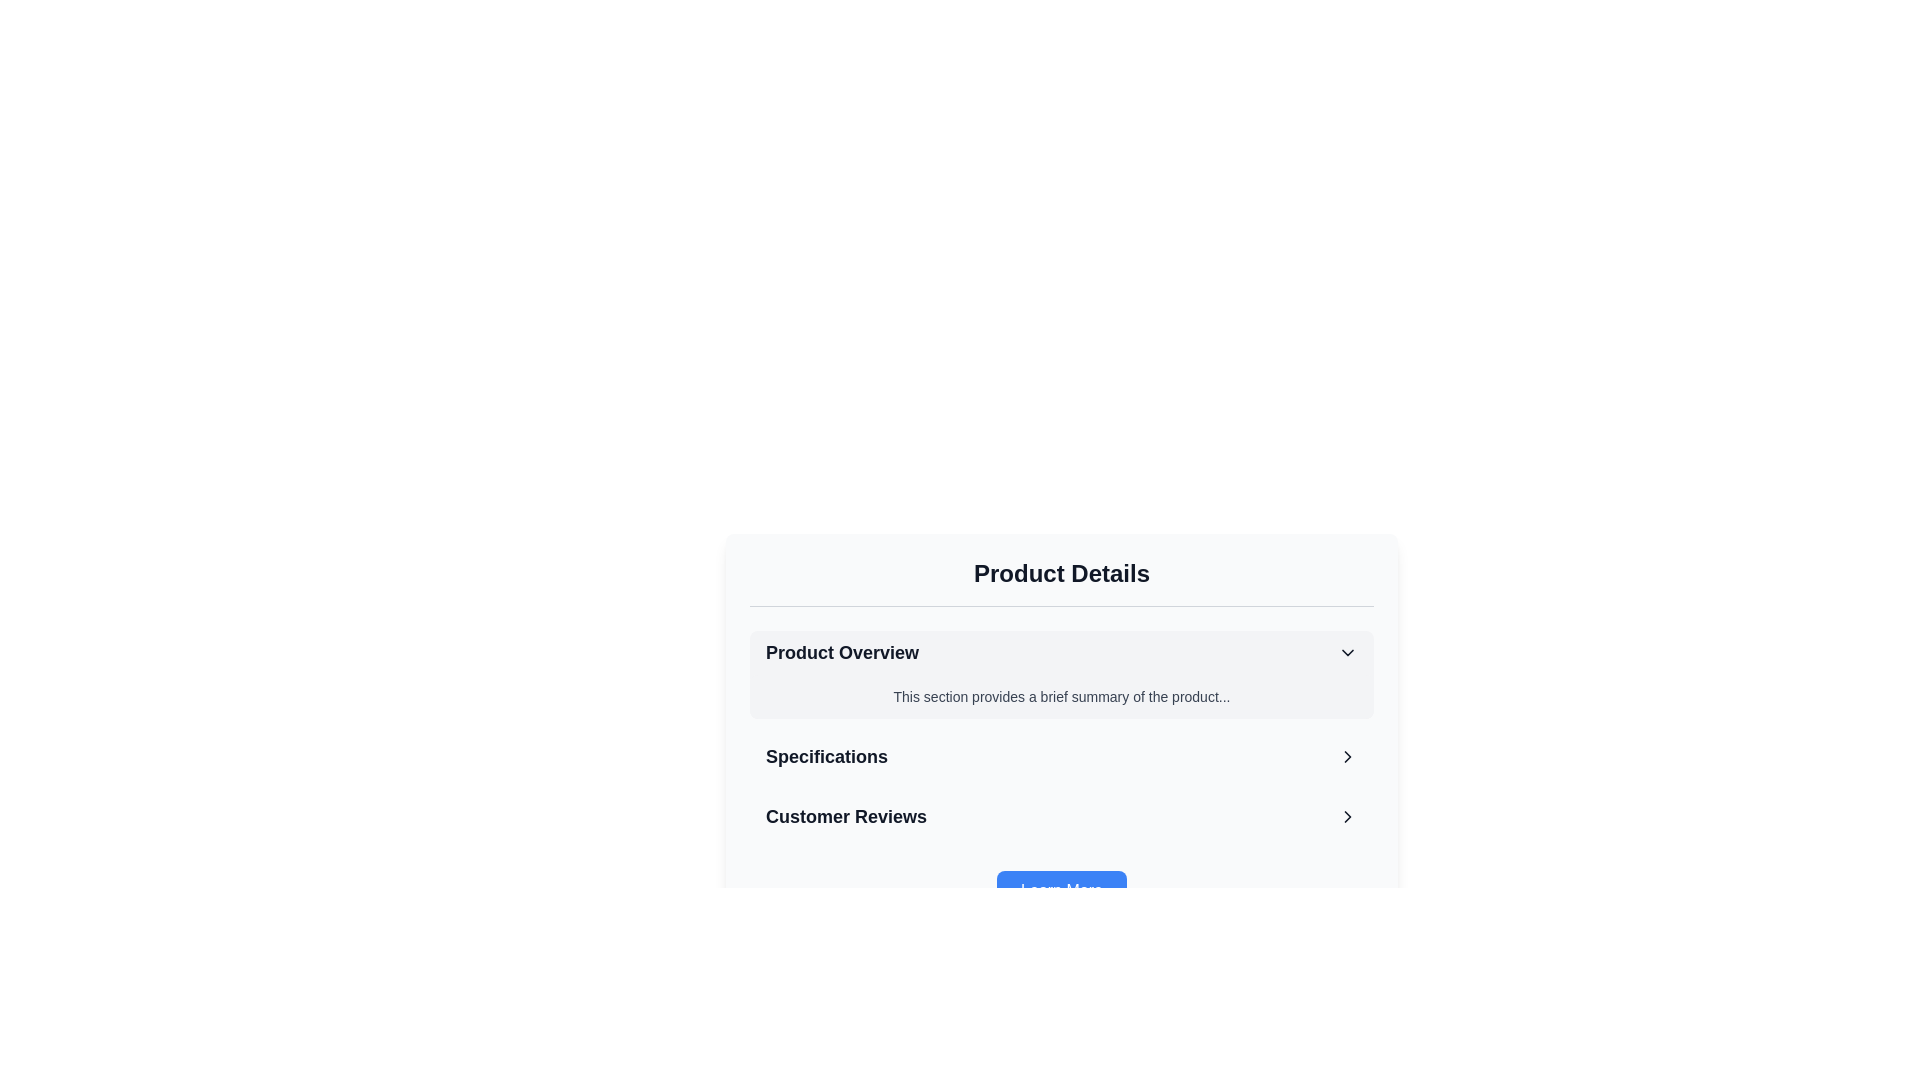  Describe the element at coordinates (1348, 652) in the screenshot. I see `the downward-facing chevron icon located on the far right of the 'Product Overview' list item, which features thin, dark lines against a light background` at that location.